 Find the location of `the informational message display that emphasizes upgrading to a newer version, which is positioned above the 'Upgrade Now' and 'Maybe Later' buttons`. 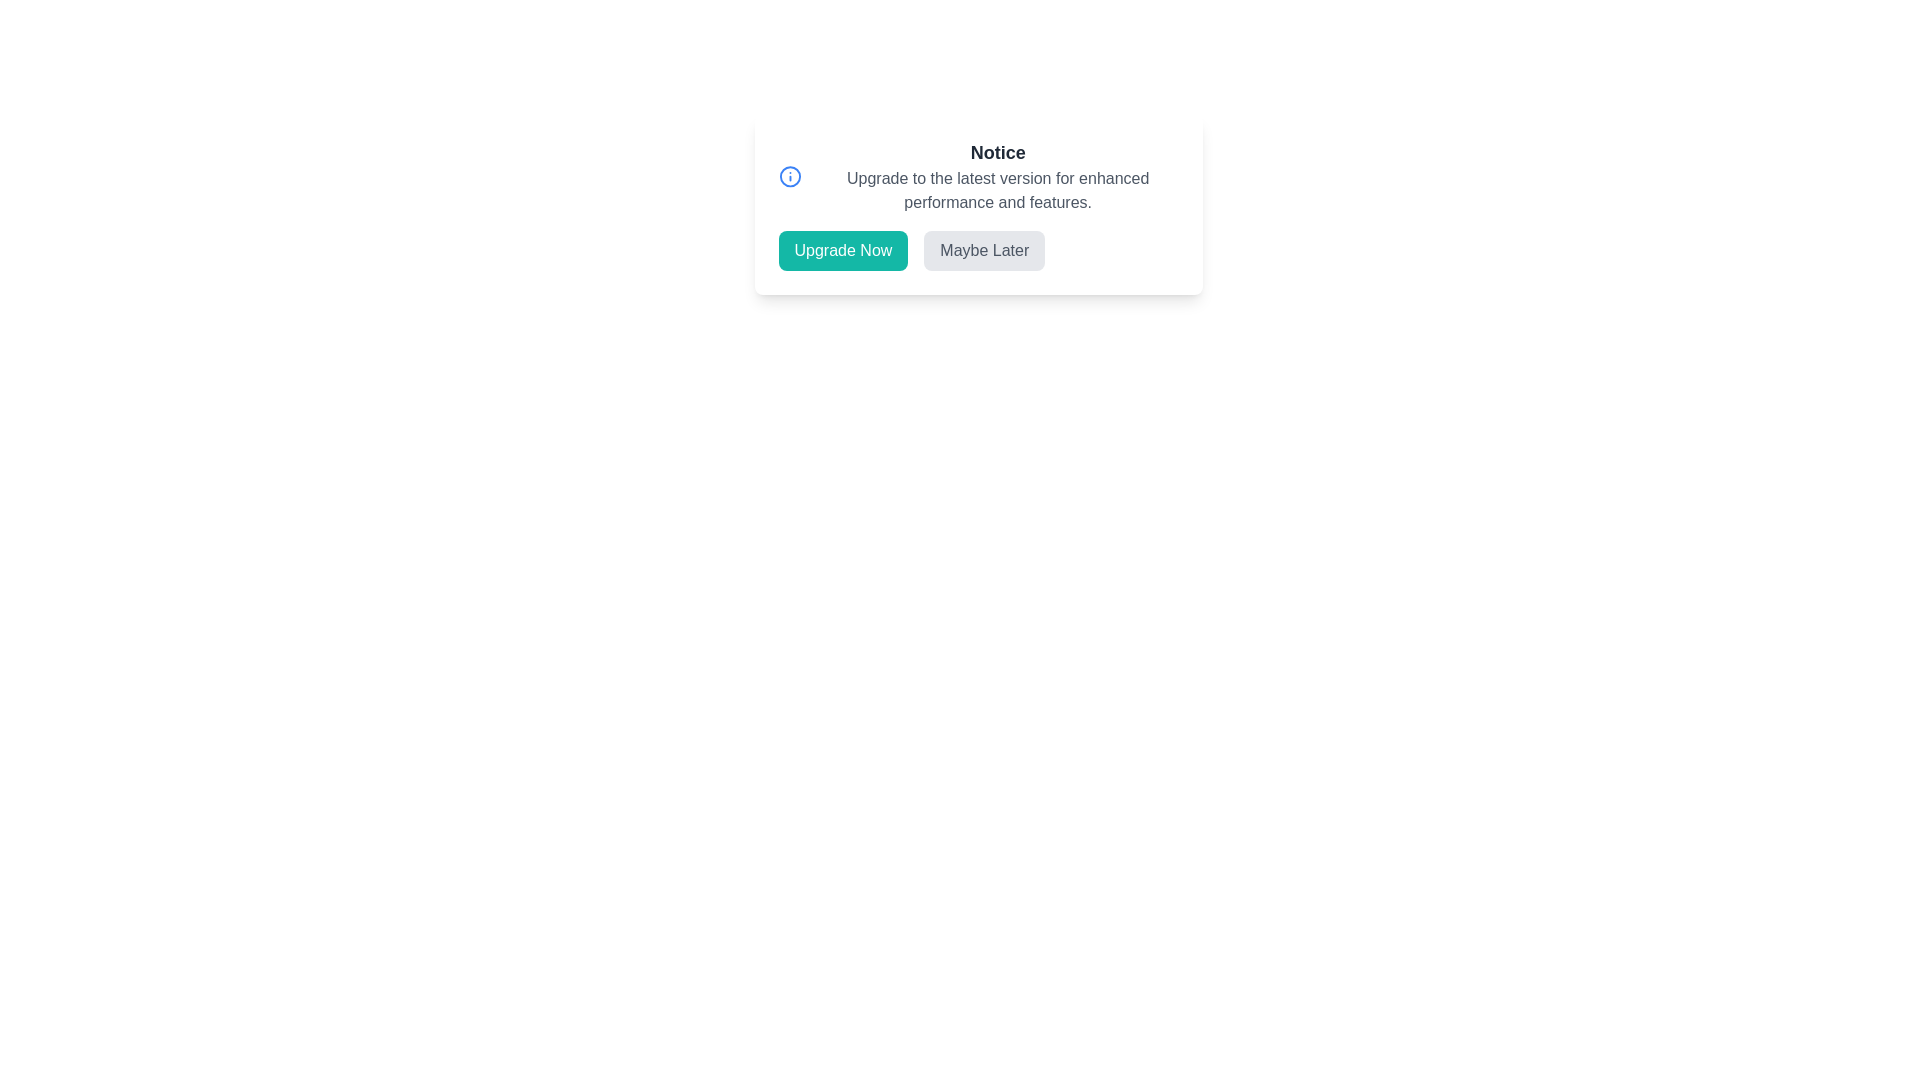

the informational message display that emphasizes upgrading to a newer version, which is positioned above the 'Upgrade Now' and 'Maybe Later' buttons is located at coordinates (978, 176).